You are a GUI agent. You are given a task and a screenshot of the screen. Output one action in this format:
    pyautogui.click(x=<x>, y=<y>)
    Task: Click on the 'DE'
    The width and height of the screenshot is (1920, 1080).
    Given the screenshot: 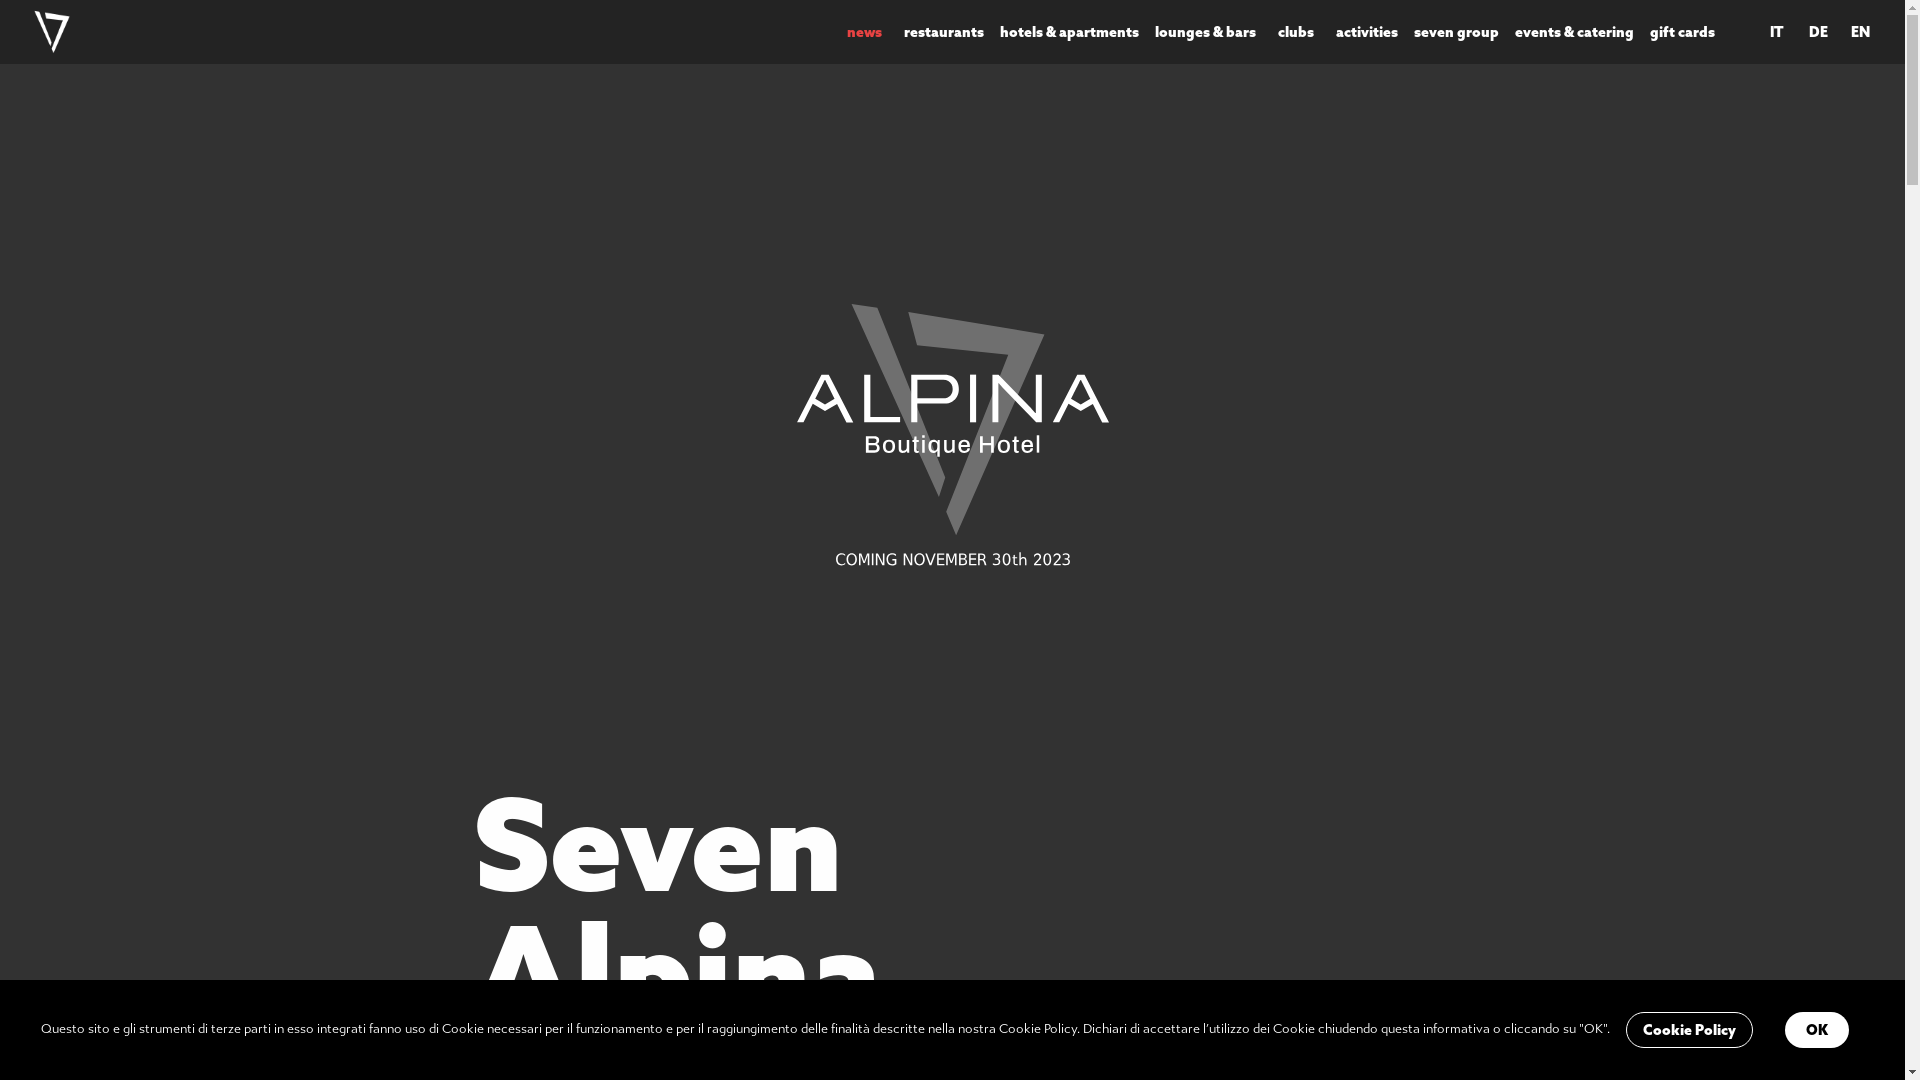 What is the action you would take?
    pyautogui.click(x=1818, y=32)
    